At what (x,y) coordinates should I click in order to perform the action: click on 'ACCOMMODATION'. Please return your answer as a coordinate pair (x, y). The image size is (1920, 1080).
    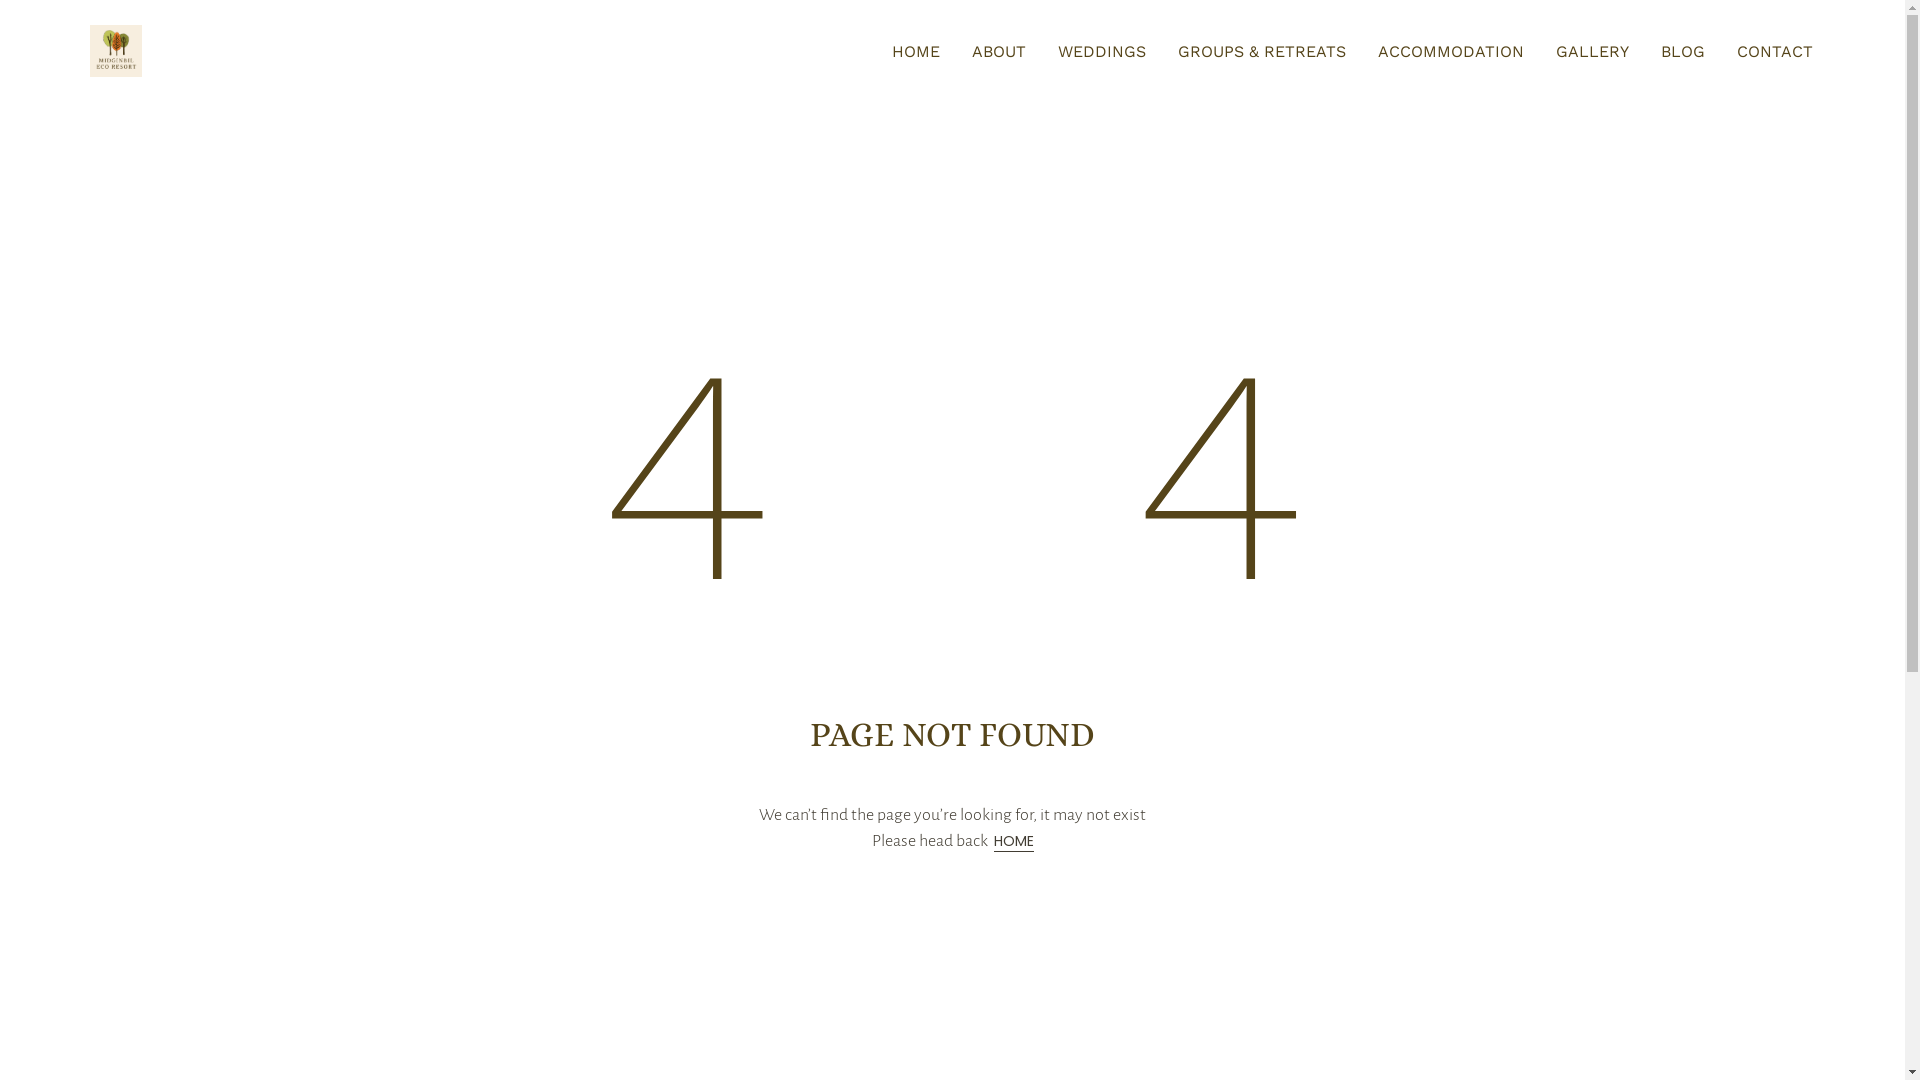
    Looking at the image, I should click on (1376, 50).